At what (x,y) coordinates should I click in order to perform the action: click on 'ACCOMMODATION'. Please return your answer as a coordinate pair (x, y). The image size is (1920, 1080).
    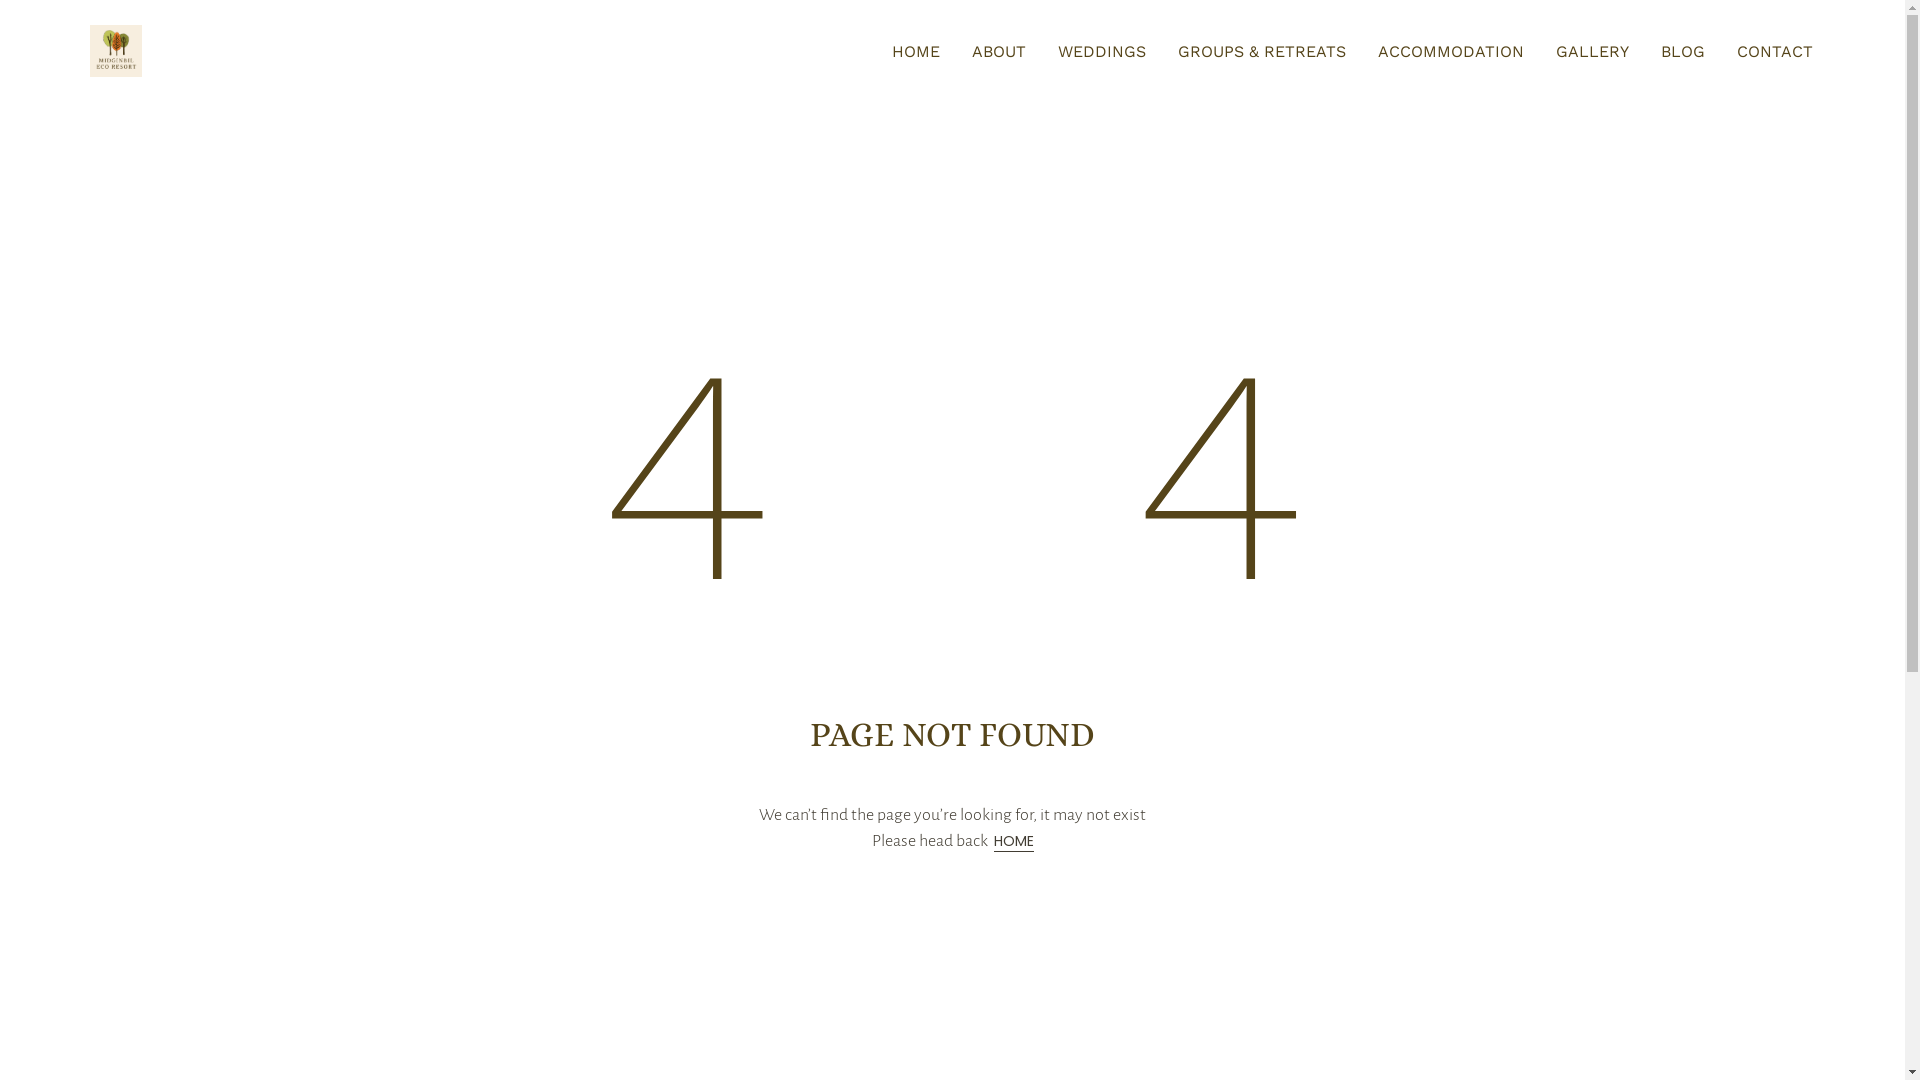
    Looking at the image, I should click on (1376, 50).